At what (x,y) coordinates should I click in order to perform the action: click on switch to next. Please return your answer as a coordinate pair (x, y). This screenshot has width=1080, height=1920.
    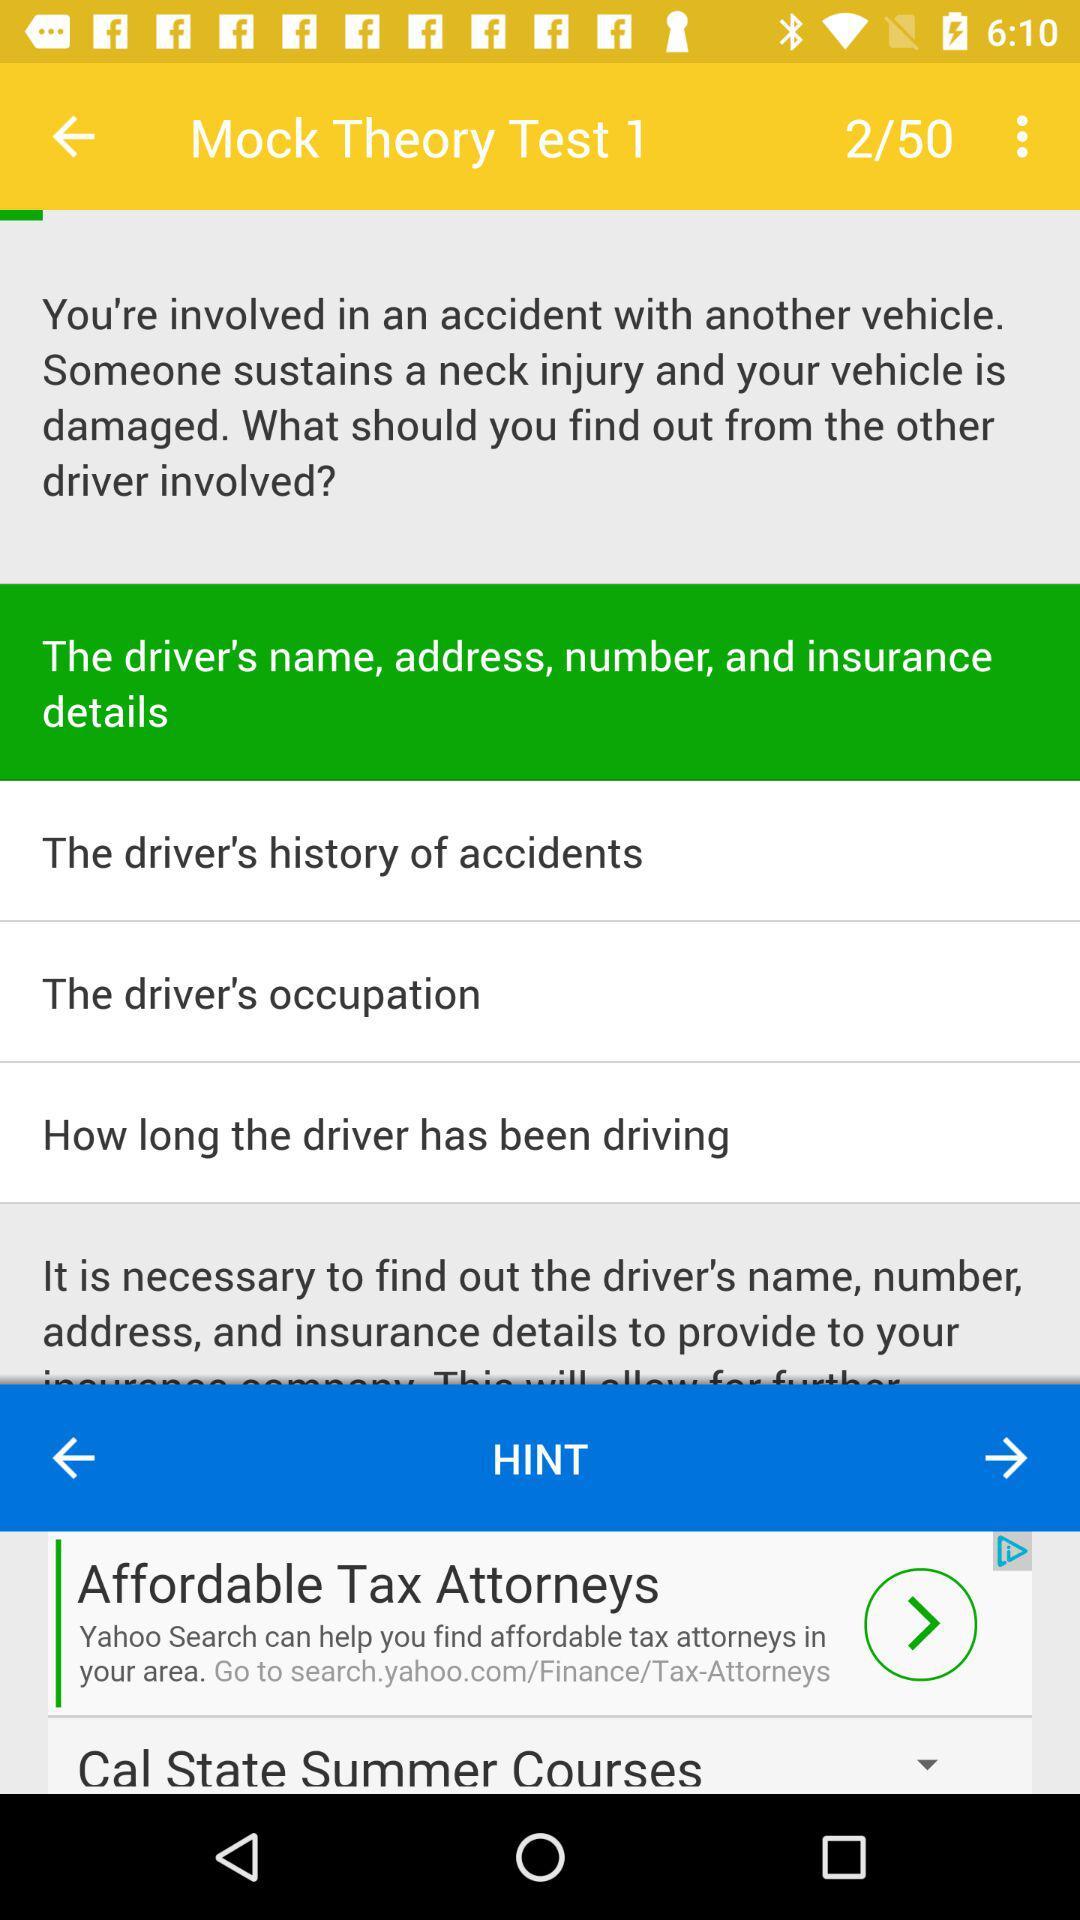
    Looking at the image, I should click on (1006, 1458).